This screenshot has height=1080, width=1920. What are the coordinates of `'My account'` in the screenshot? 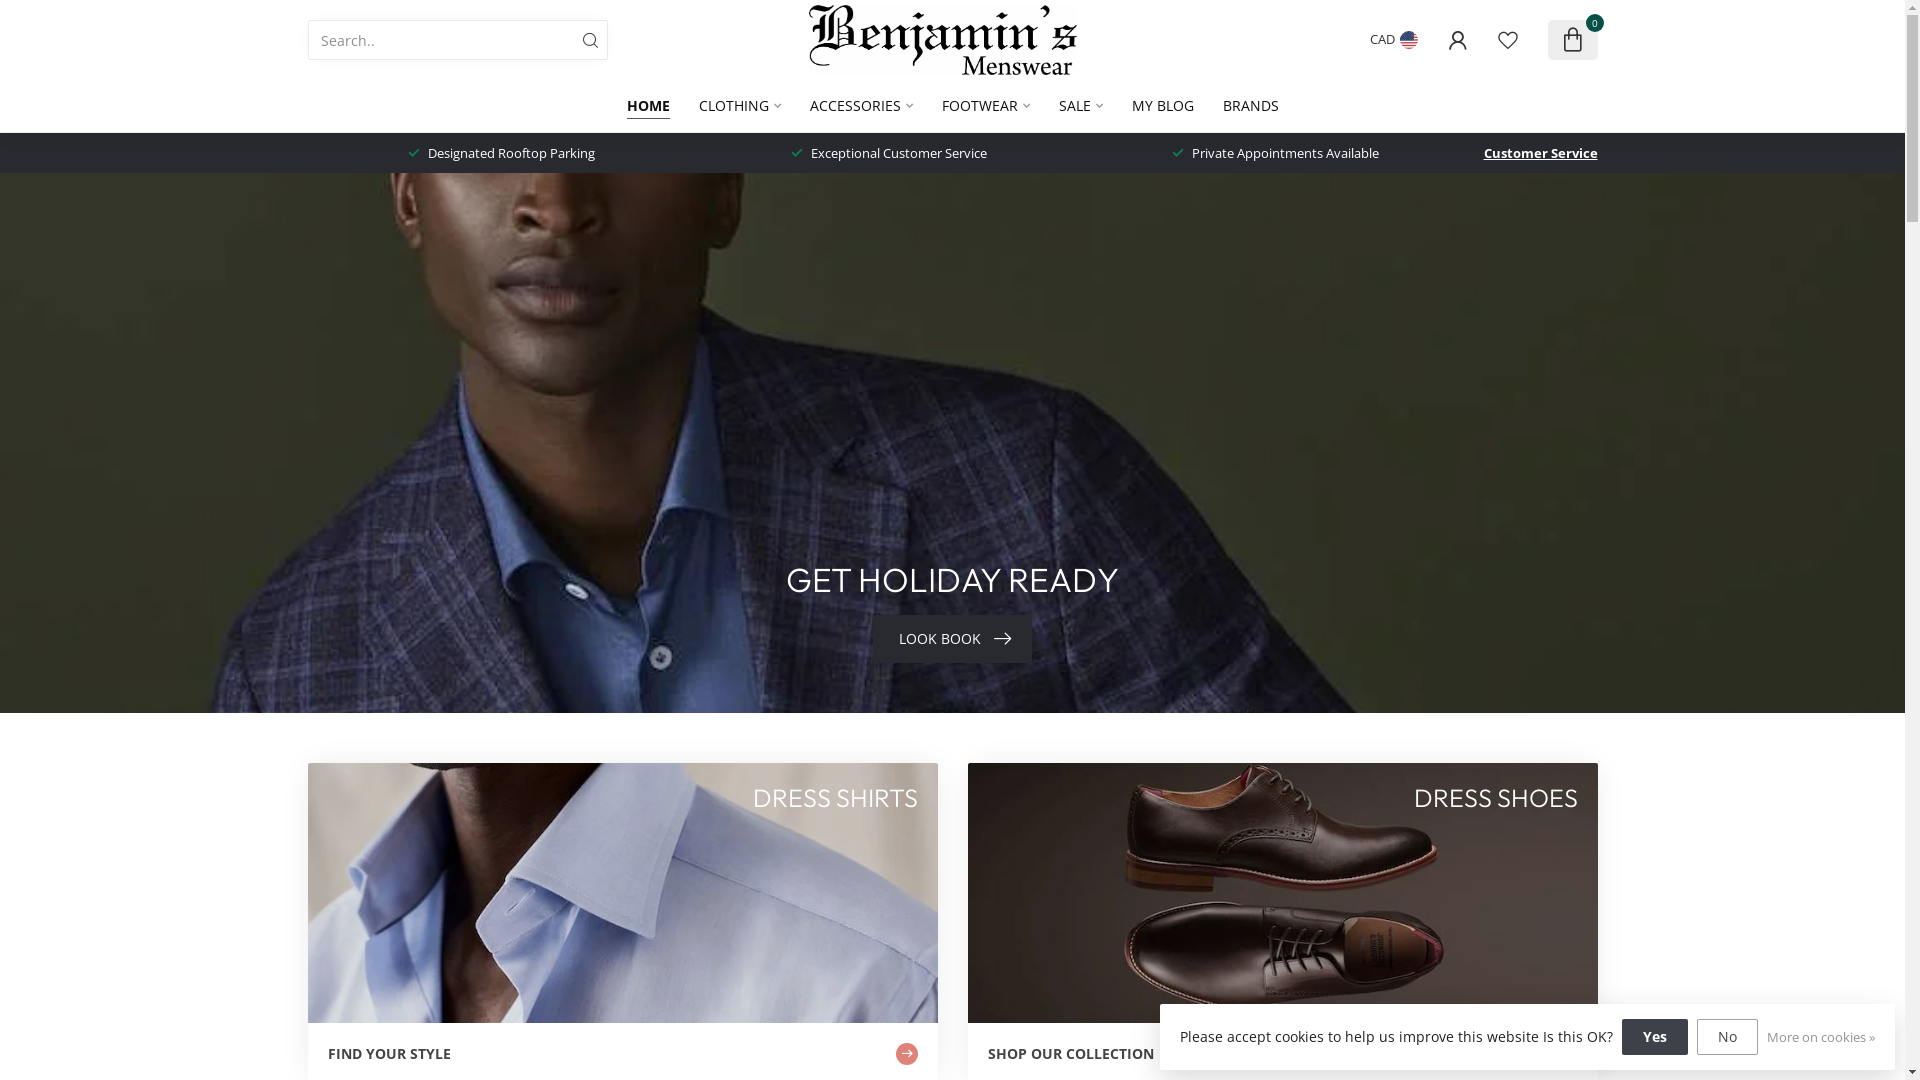 It's located at (1457, 39).